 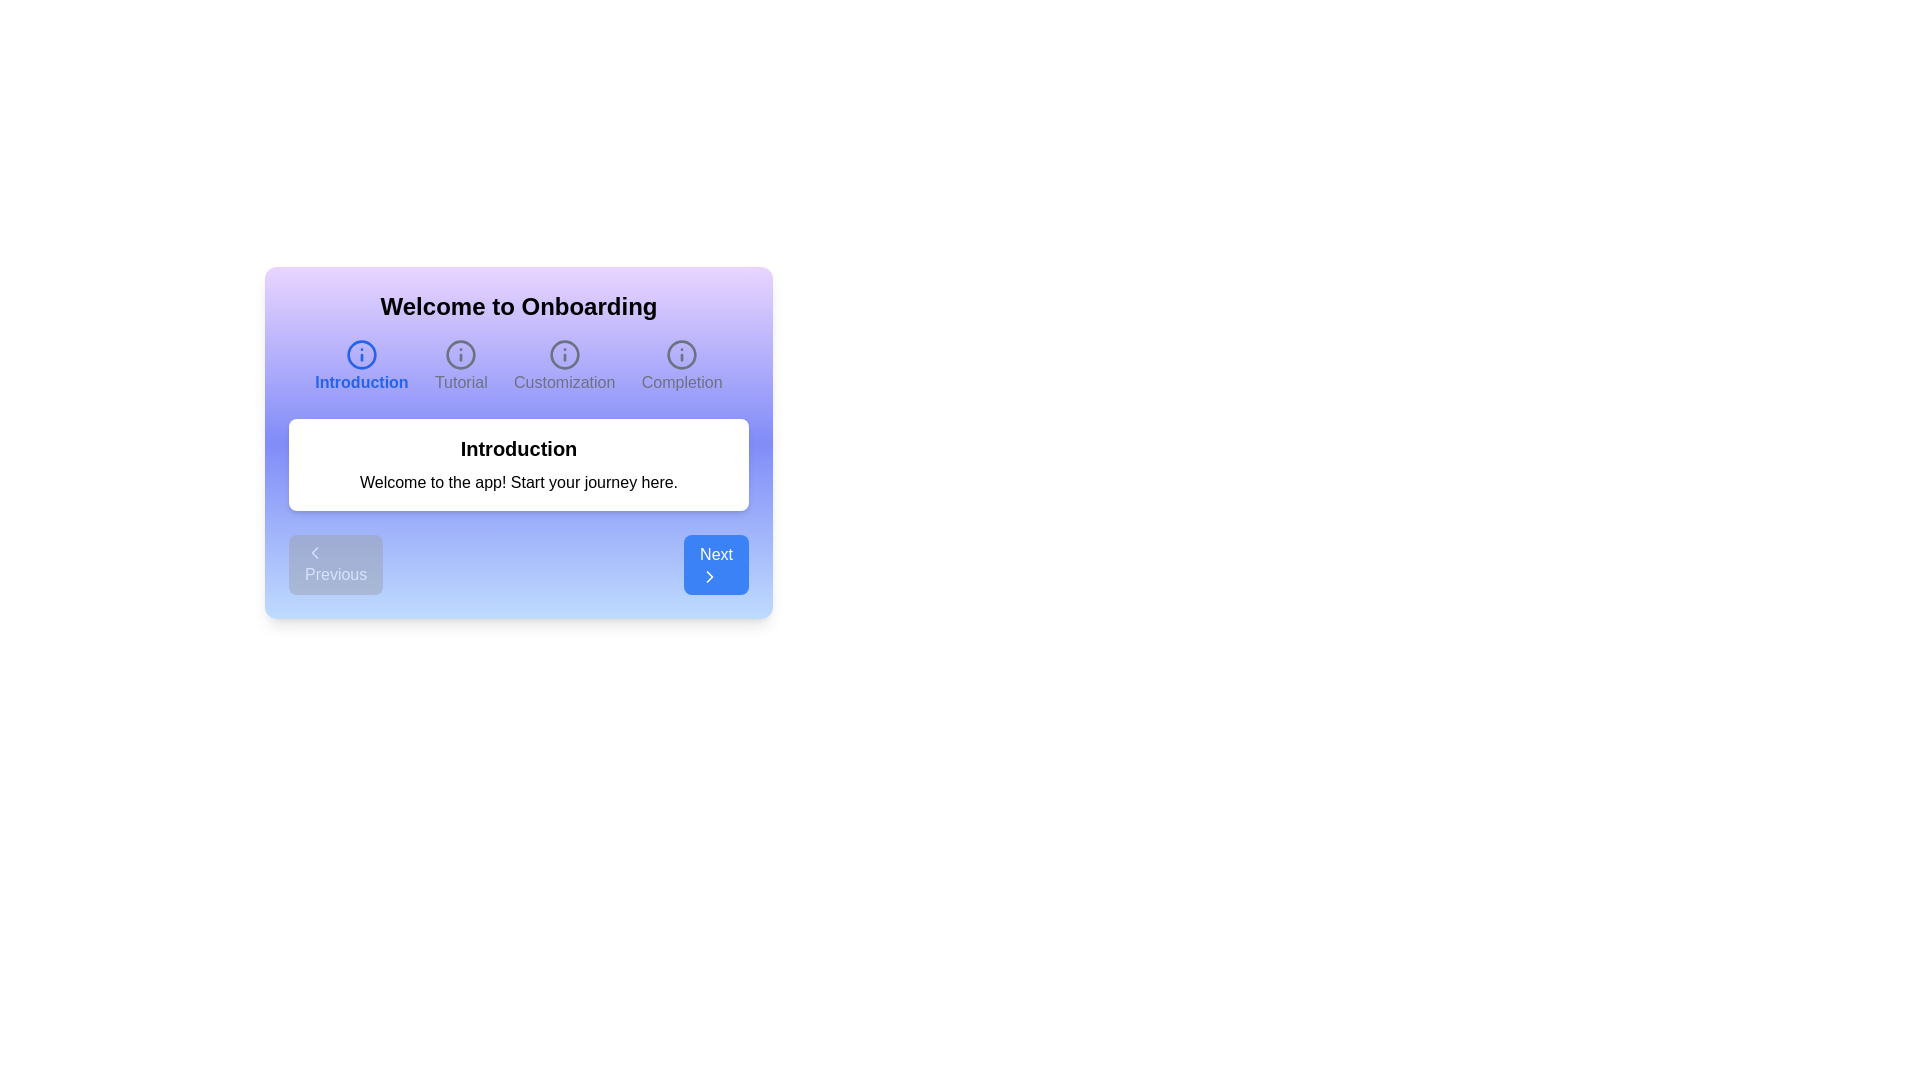 I want to click on the Informational panel titled 'Introduction' which contains the subtitle 'Welcome to the app! Start your journey here.', so click(x=518, y=442).